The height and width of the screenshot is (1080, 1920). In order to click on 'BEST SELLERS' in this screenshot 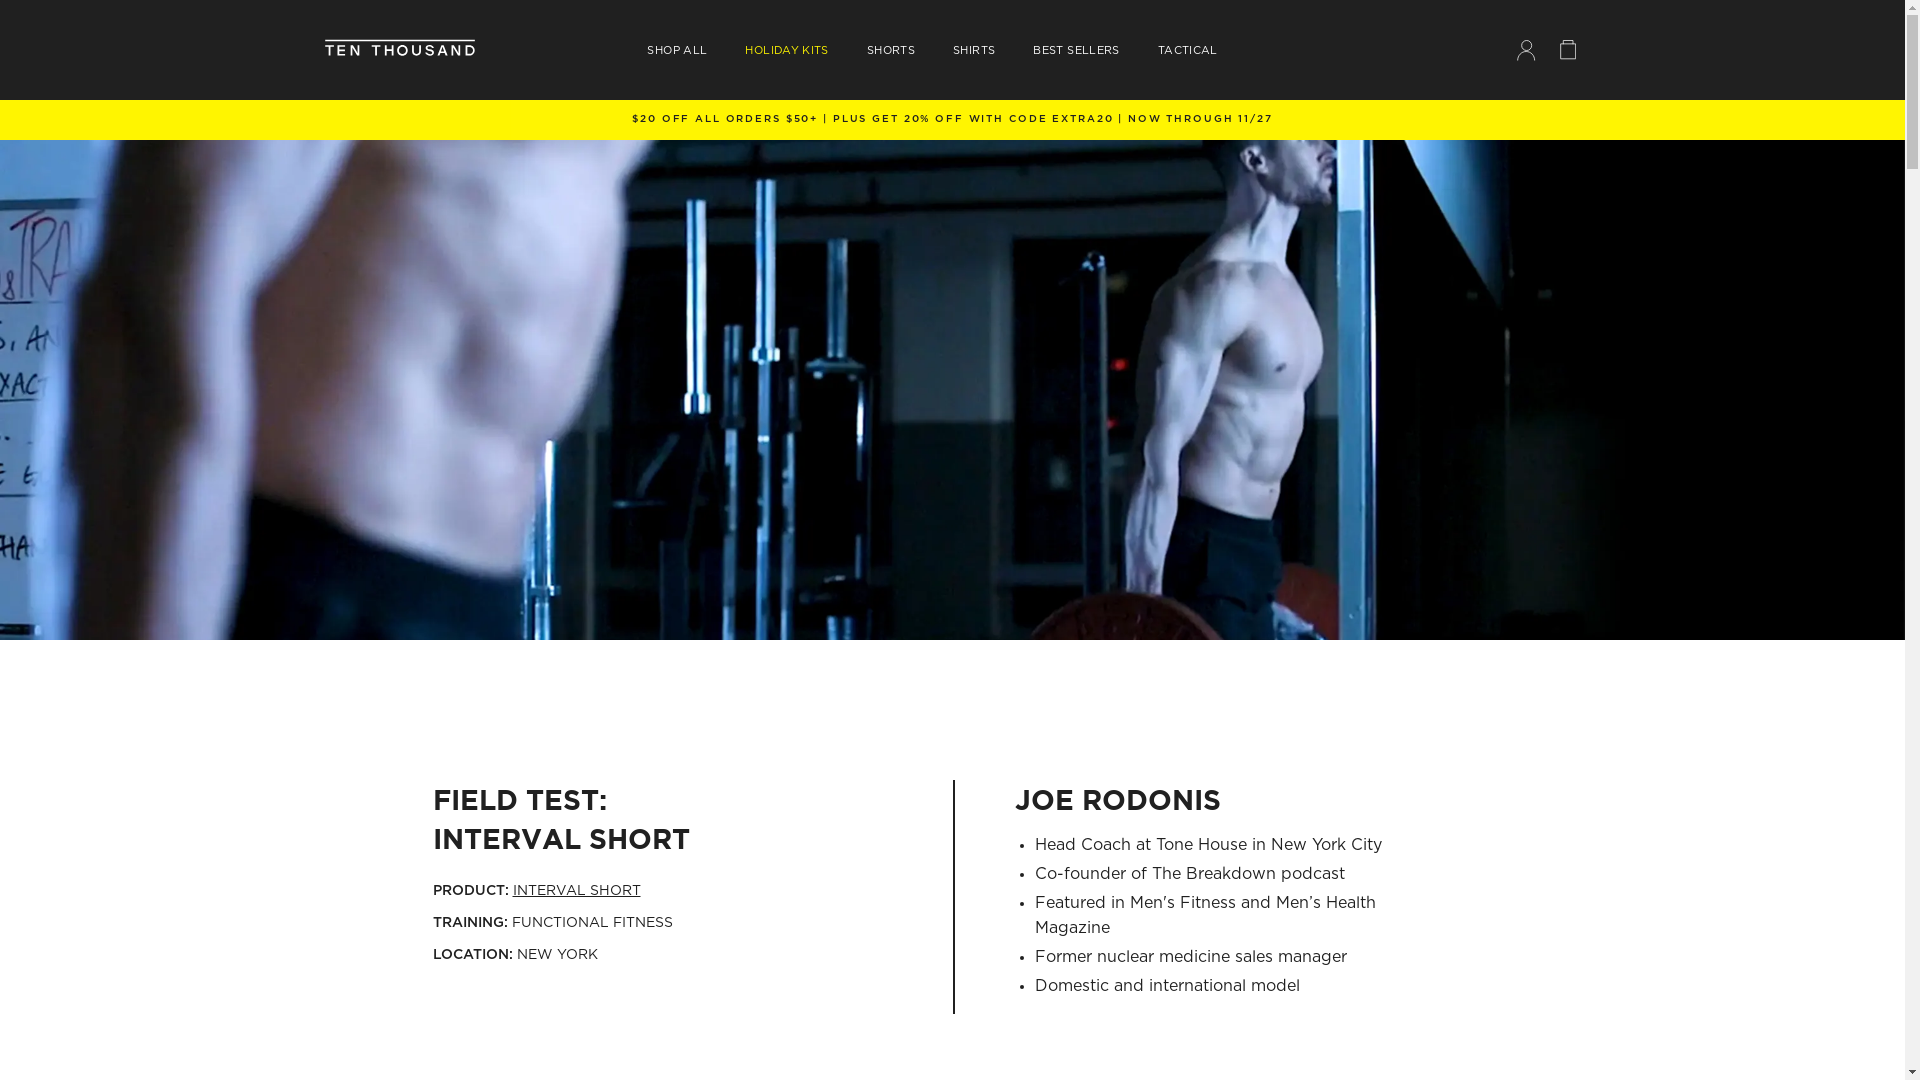, I will do `click(1013, 49)`.